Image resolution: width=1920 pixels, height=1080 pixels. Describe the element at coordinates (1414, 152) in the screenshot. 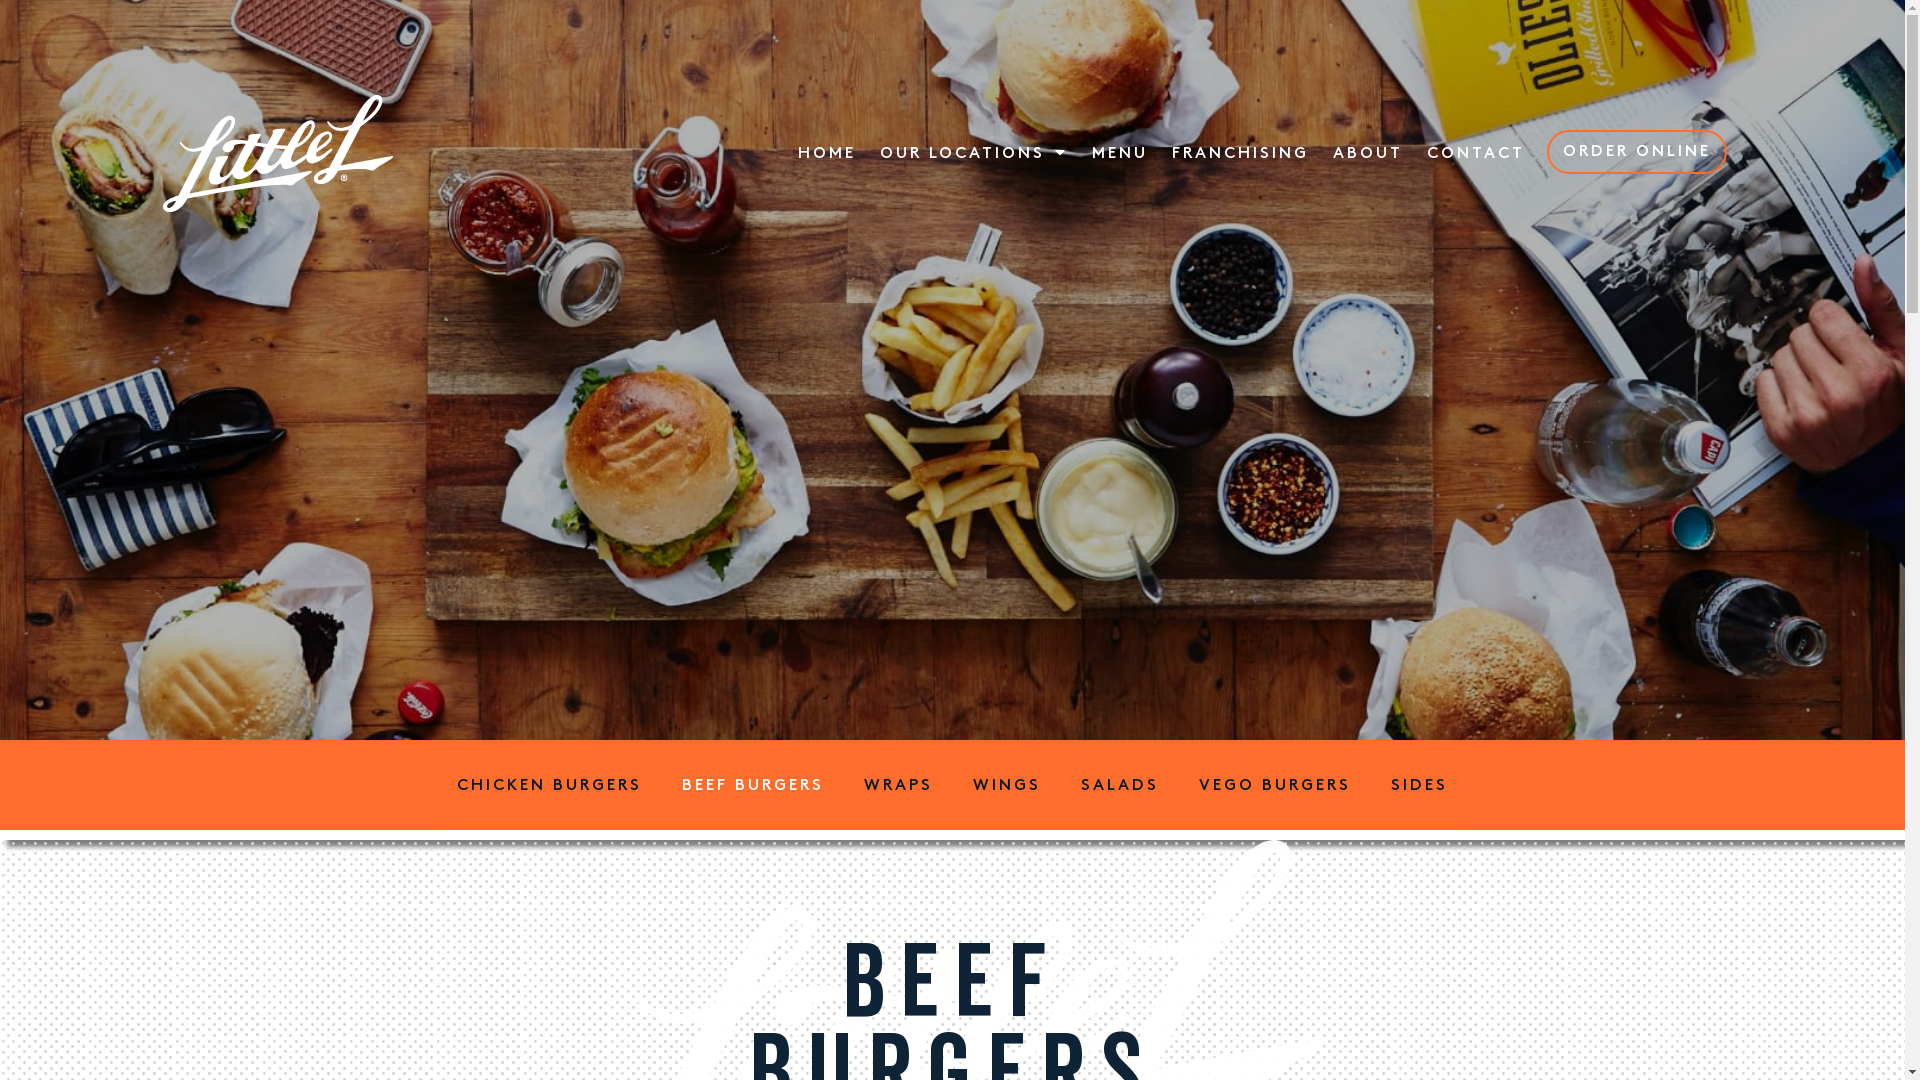

I see `'CONTACT'` at that location.